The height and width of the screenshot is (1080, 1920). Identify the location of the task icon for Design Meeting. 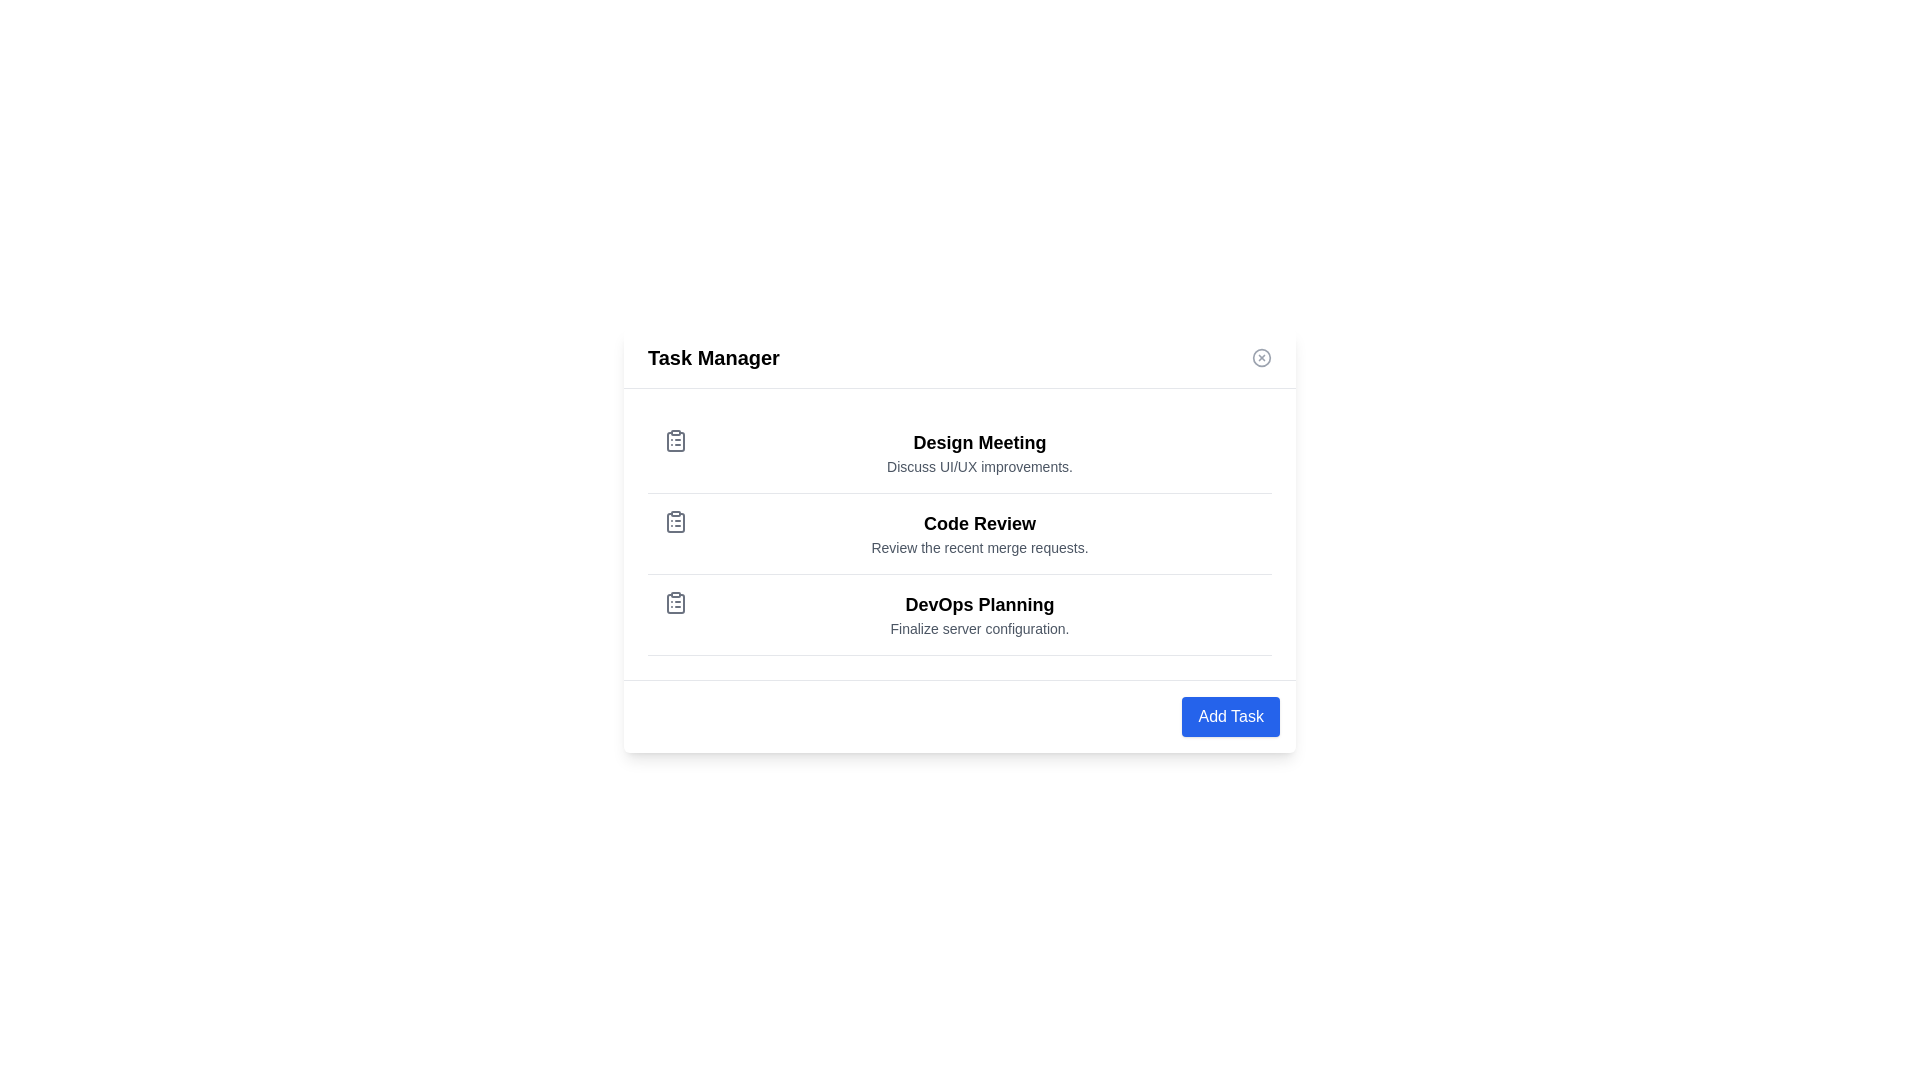
(676, 439).